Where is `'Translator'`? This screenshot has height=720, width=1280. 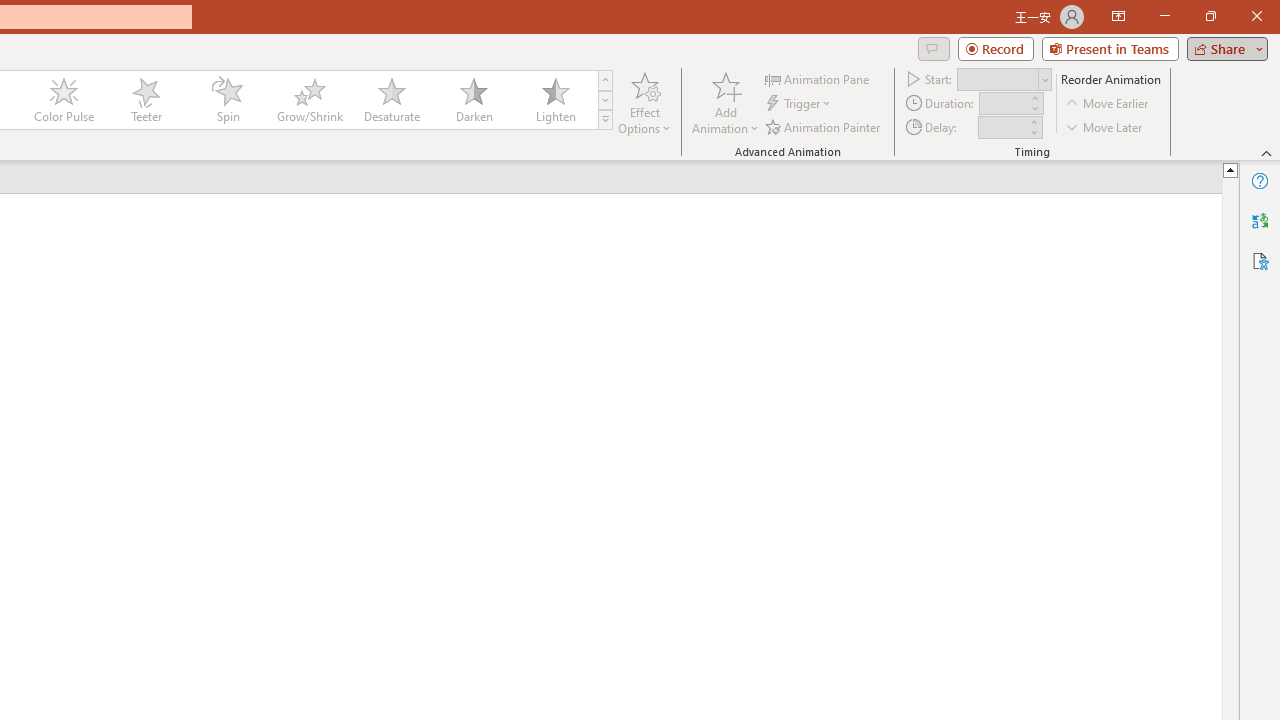 'Translator' is located at coordinates (1259, 221).